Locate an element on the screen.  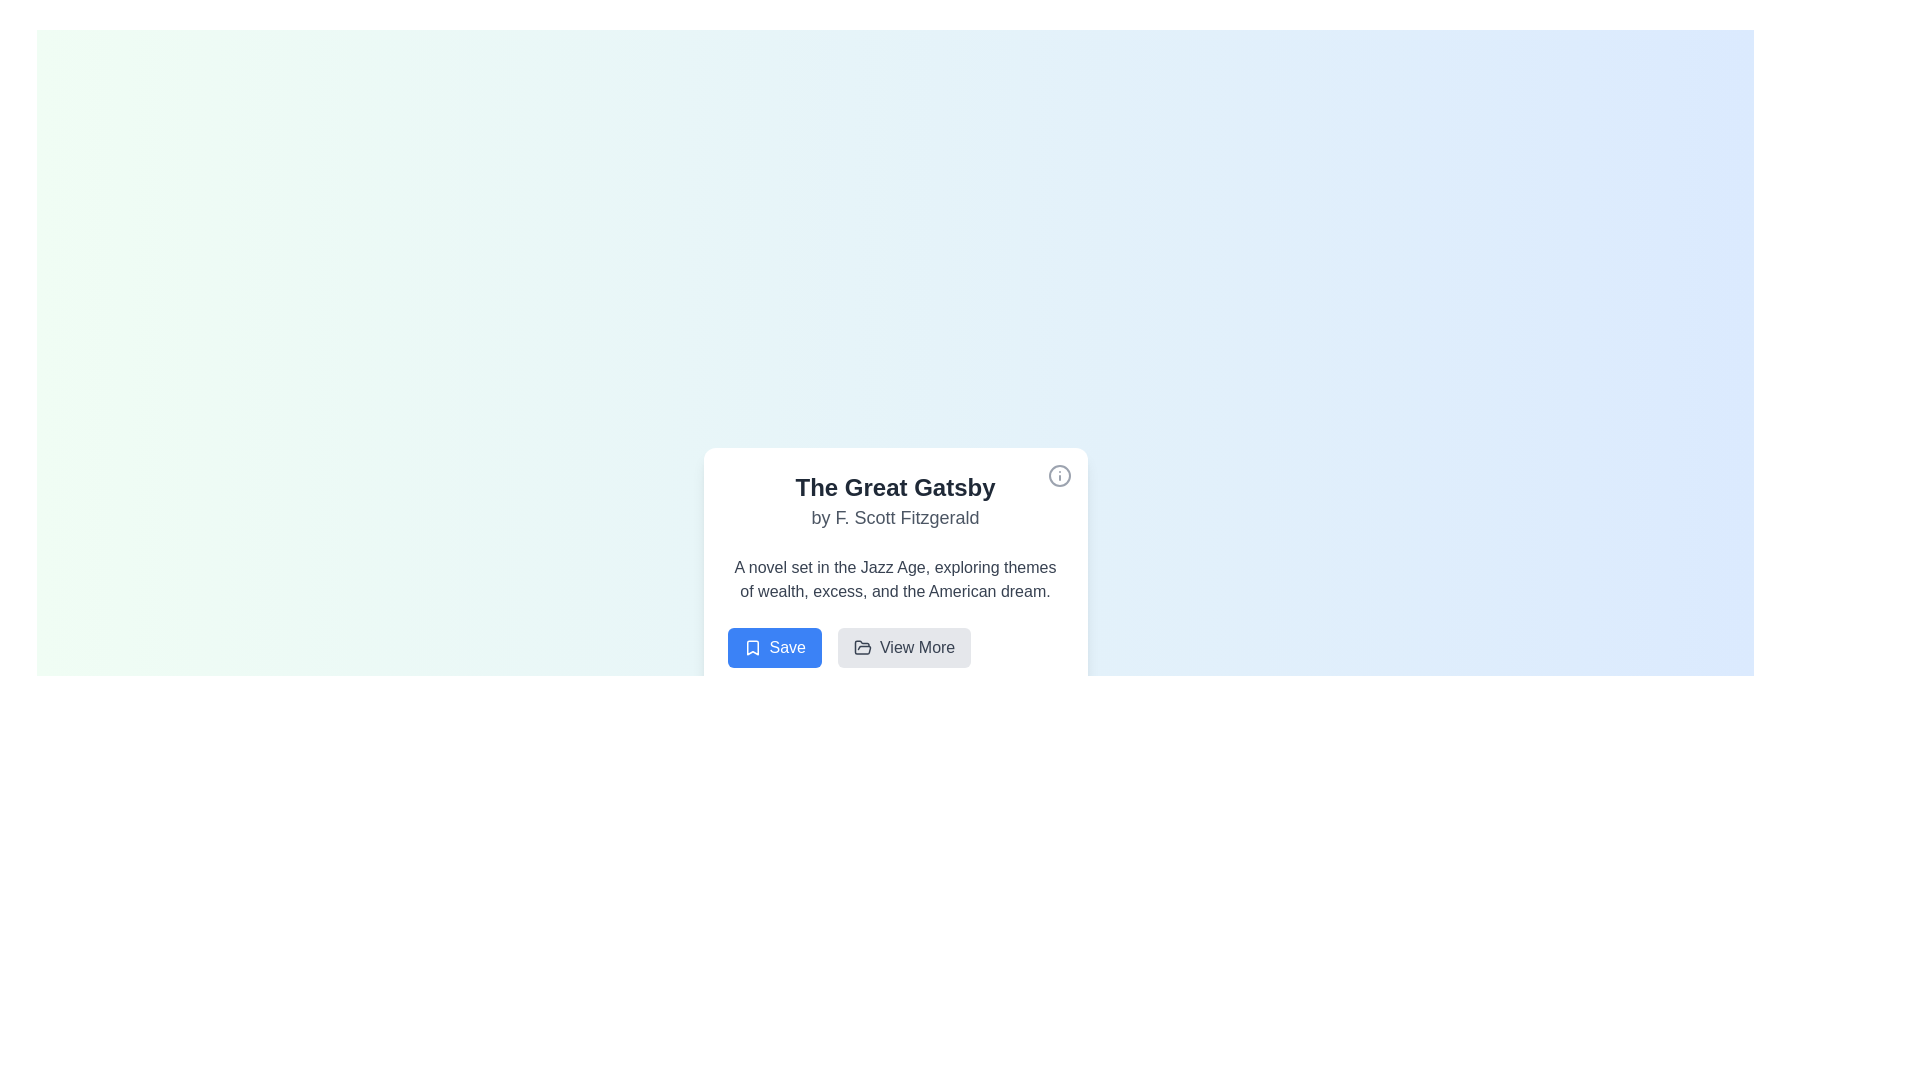
the 'View More' button located at the bottom-right corner of the button group is located at coordinates (903, 648).